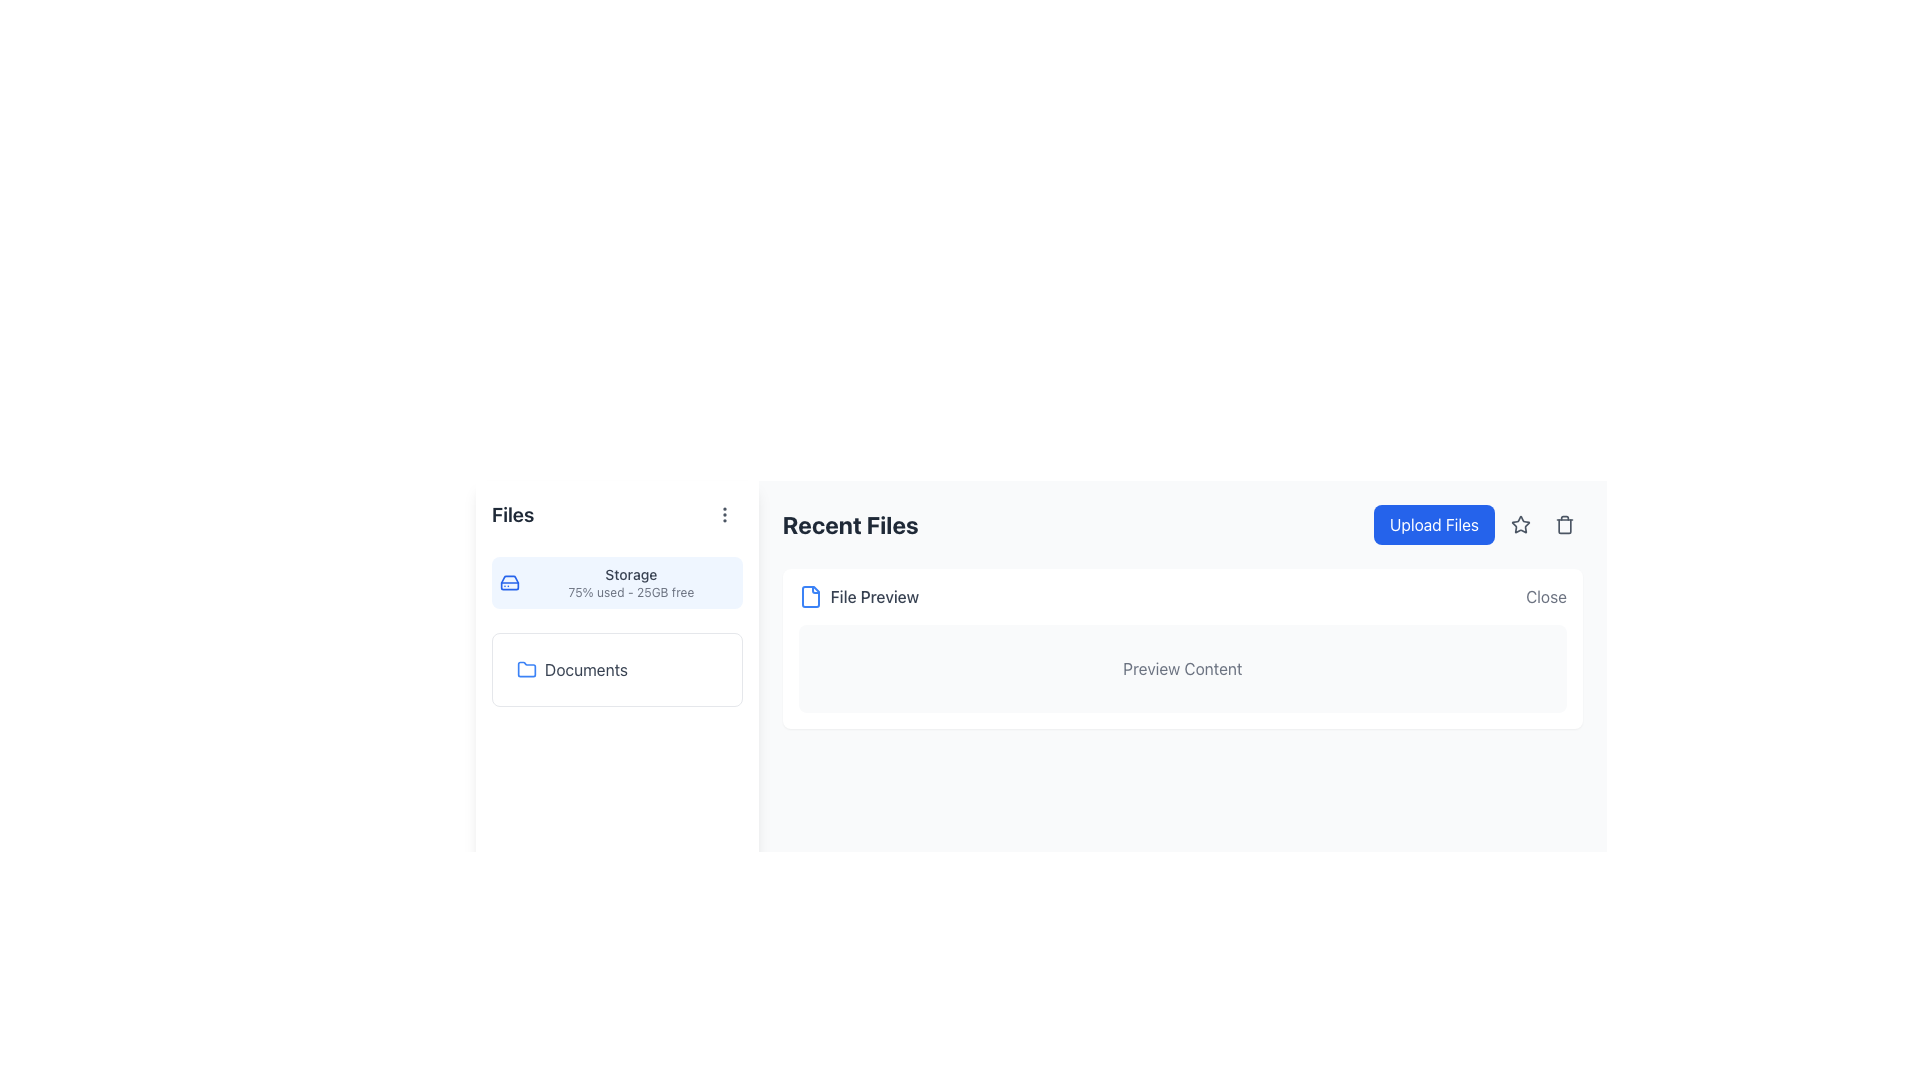 The height and width of the screenshot is (1080, 1920). I want to click on the close button located on the far right of the 'File Preview' header, so click(1545, 596).